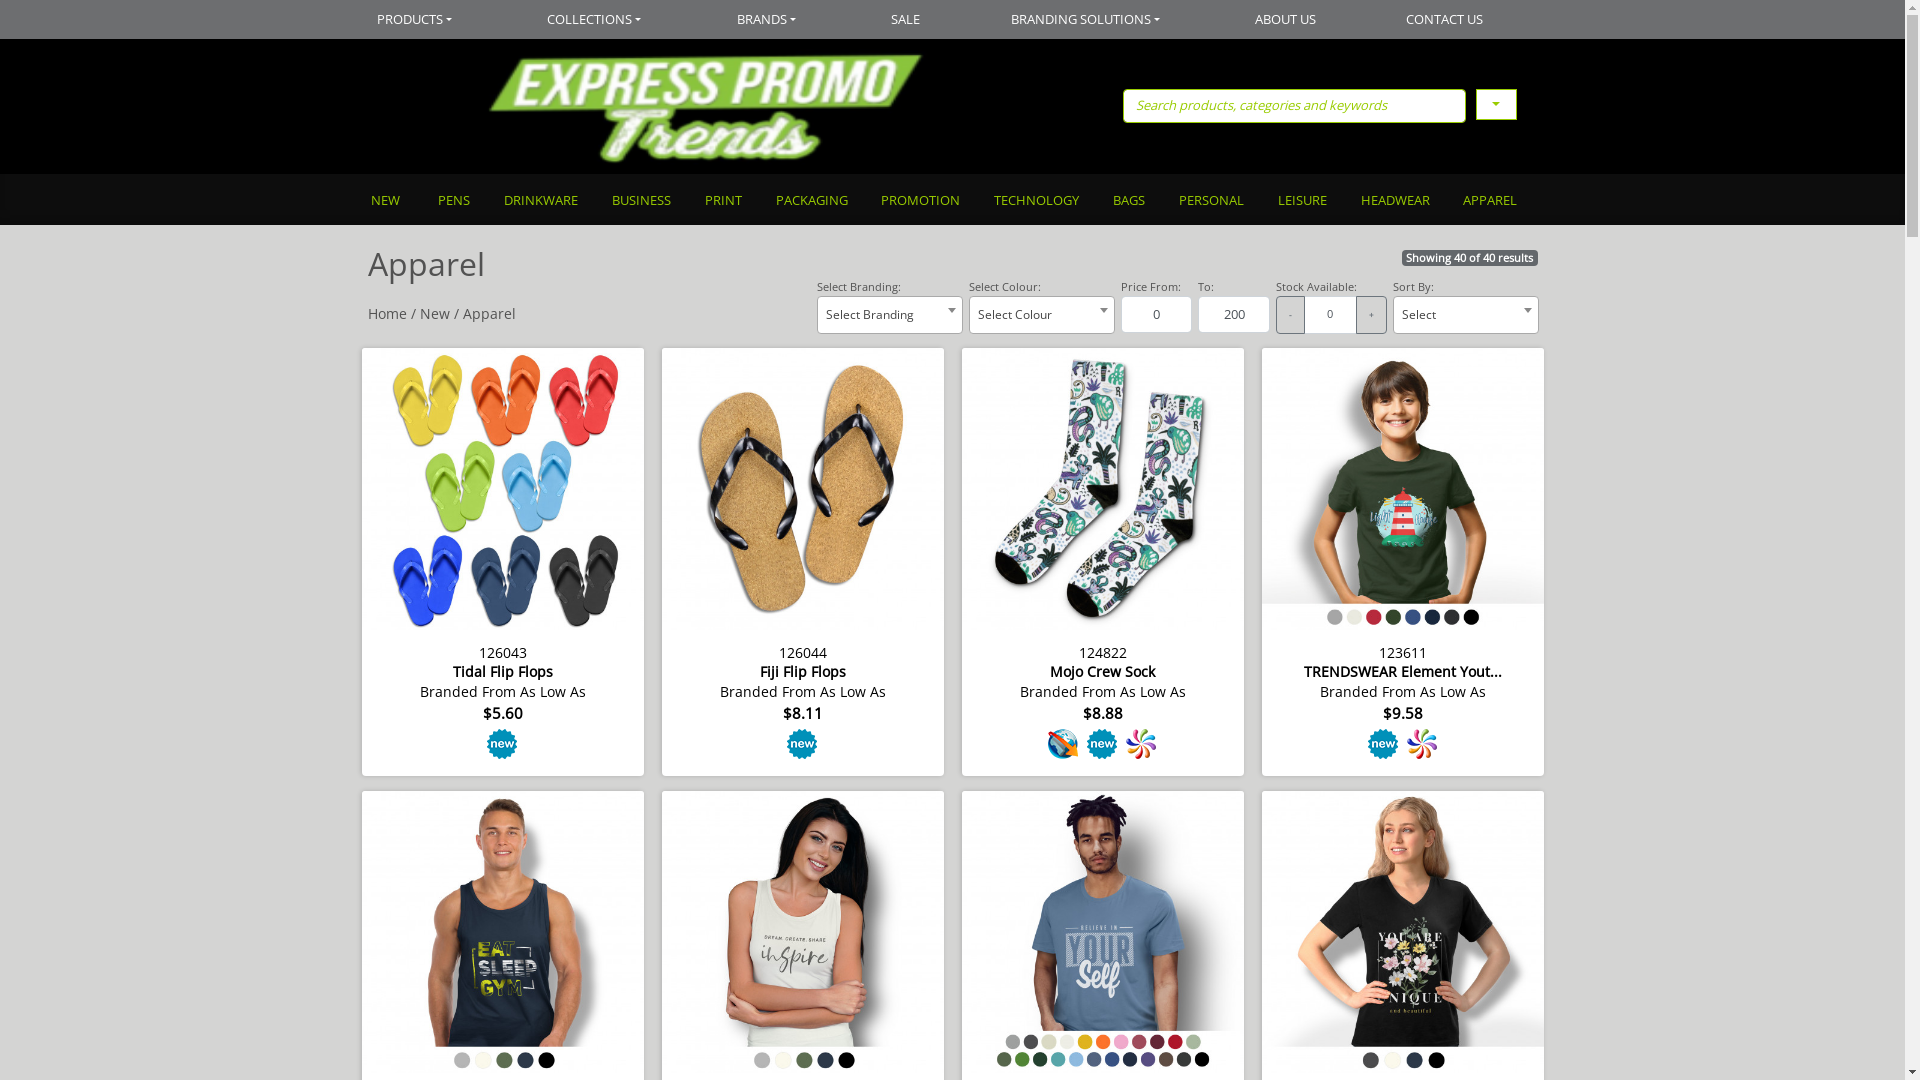 This screenshot has height=1080, width=1920. Describe the element at coordinates (767, 19) in the screenshot. I see `'BRANDS'` at that location.